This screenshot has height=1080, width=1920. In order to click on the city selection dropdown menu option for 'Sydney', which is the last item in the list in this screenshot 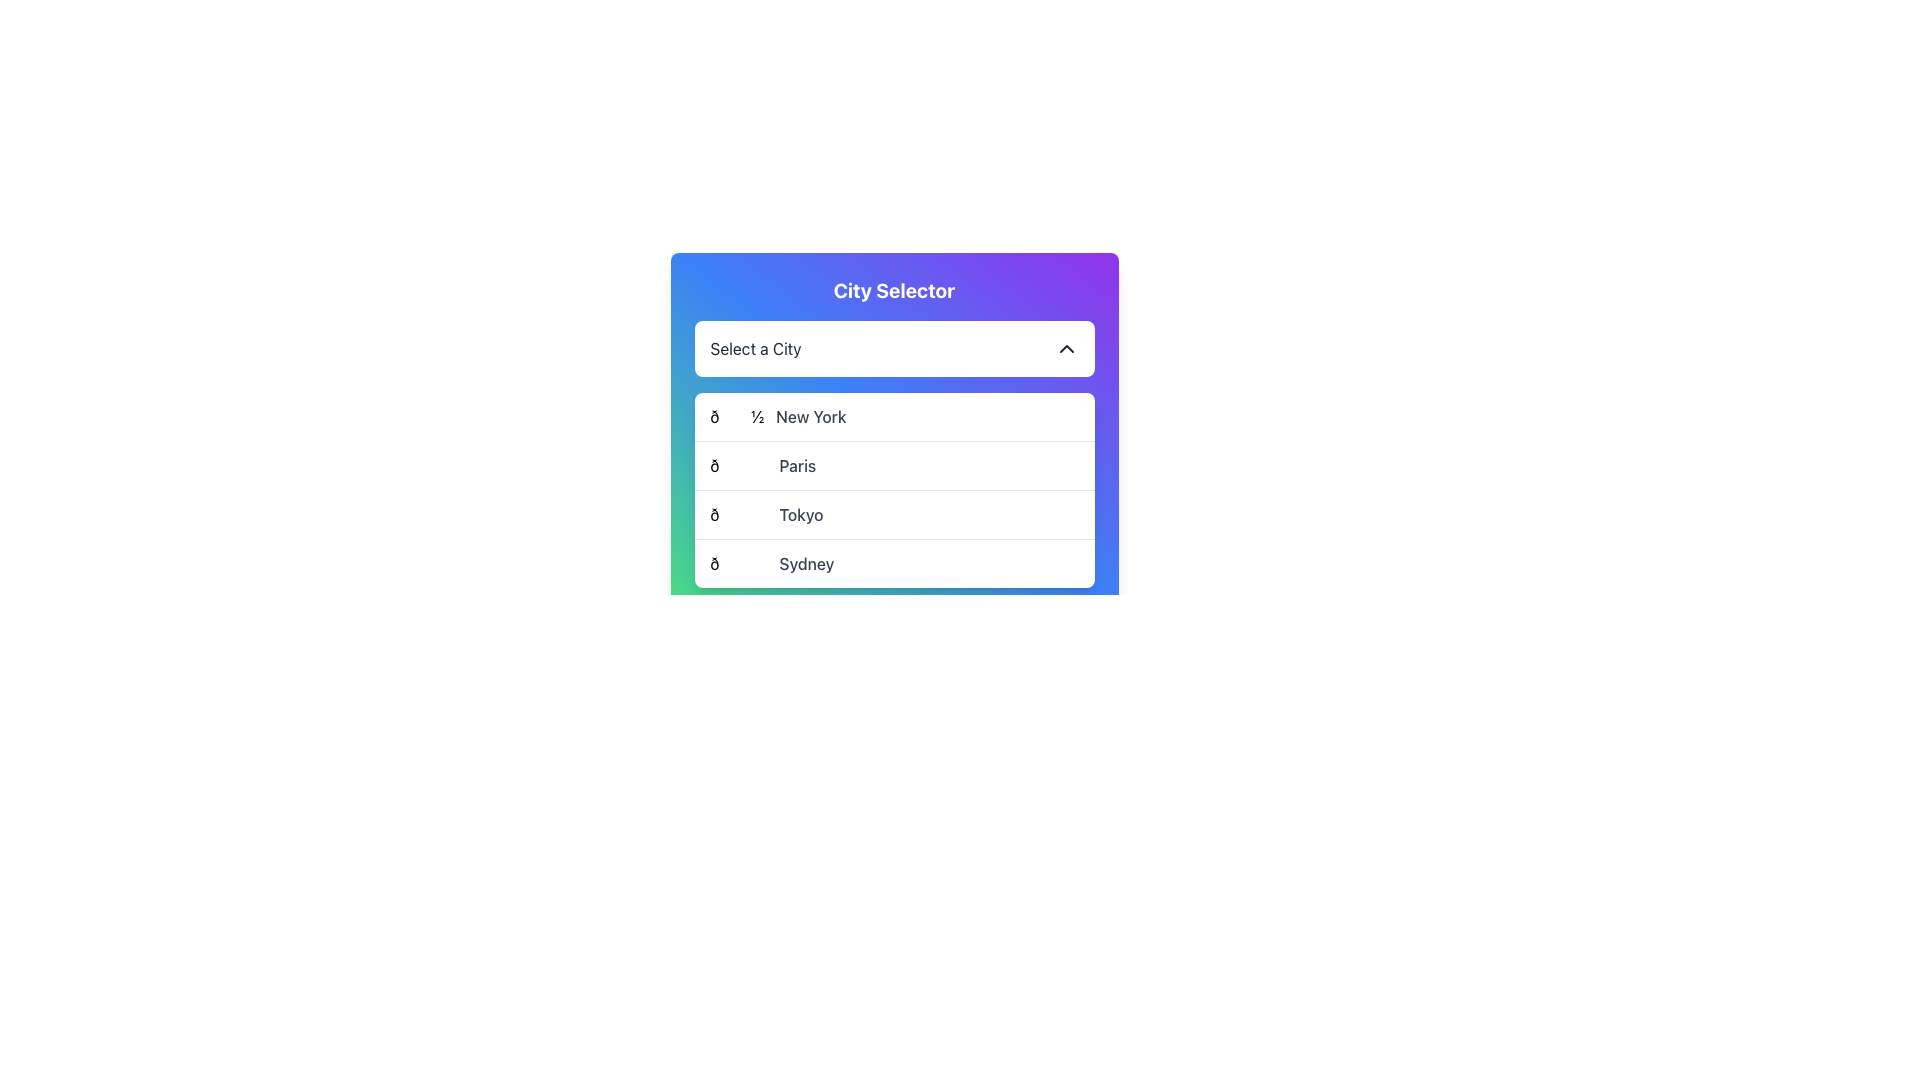, I will do `click(771, 563)`.